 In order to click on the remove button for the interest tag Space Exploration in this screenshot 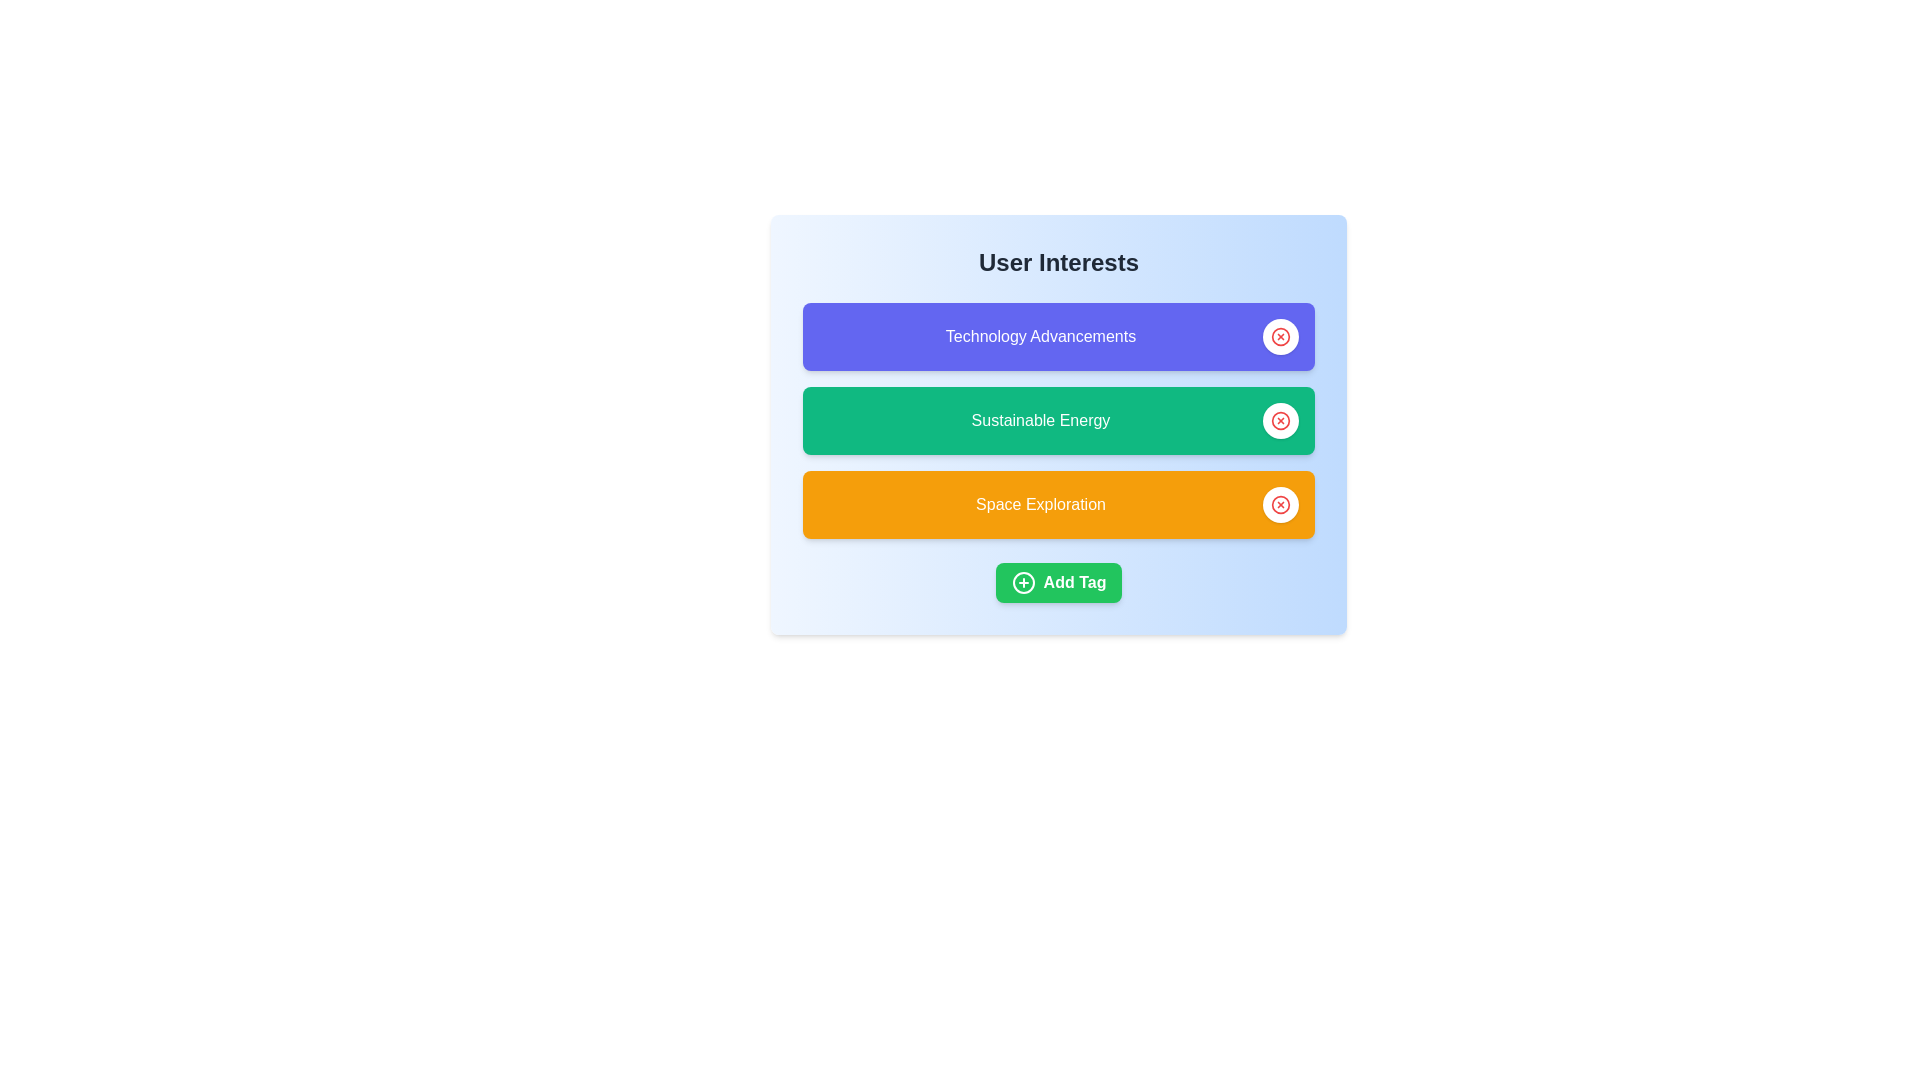, I will do `click(1281, 504)`.